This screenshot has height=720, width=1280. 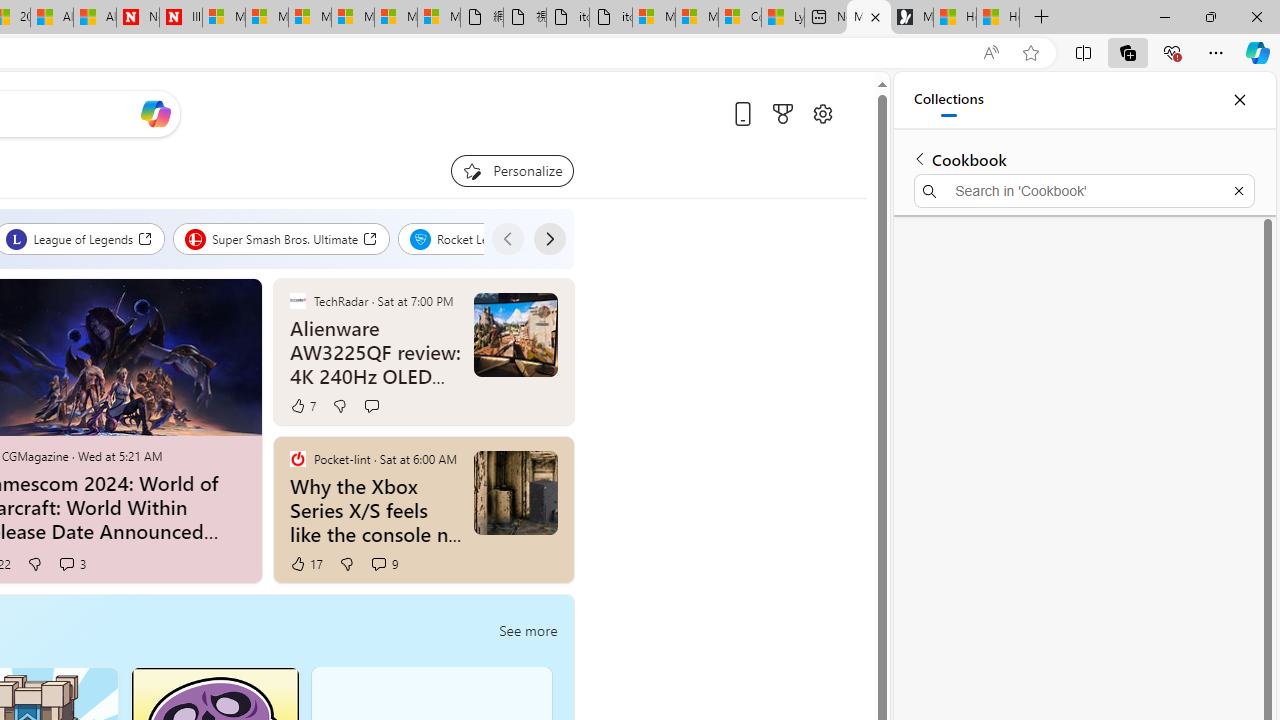 I want to click on 'Back to list of collections', so click(x=919, y=158).